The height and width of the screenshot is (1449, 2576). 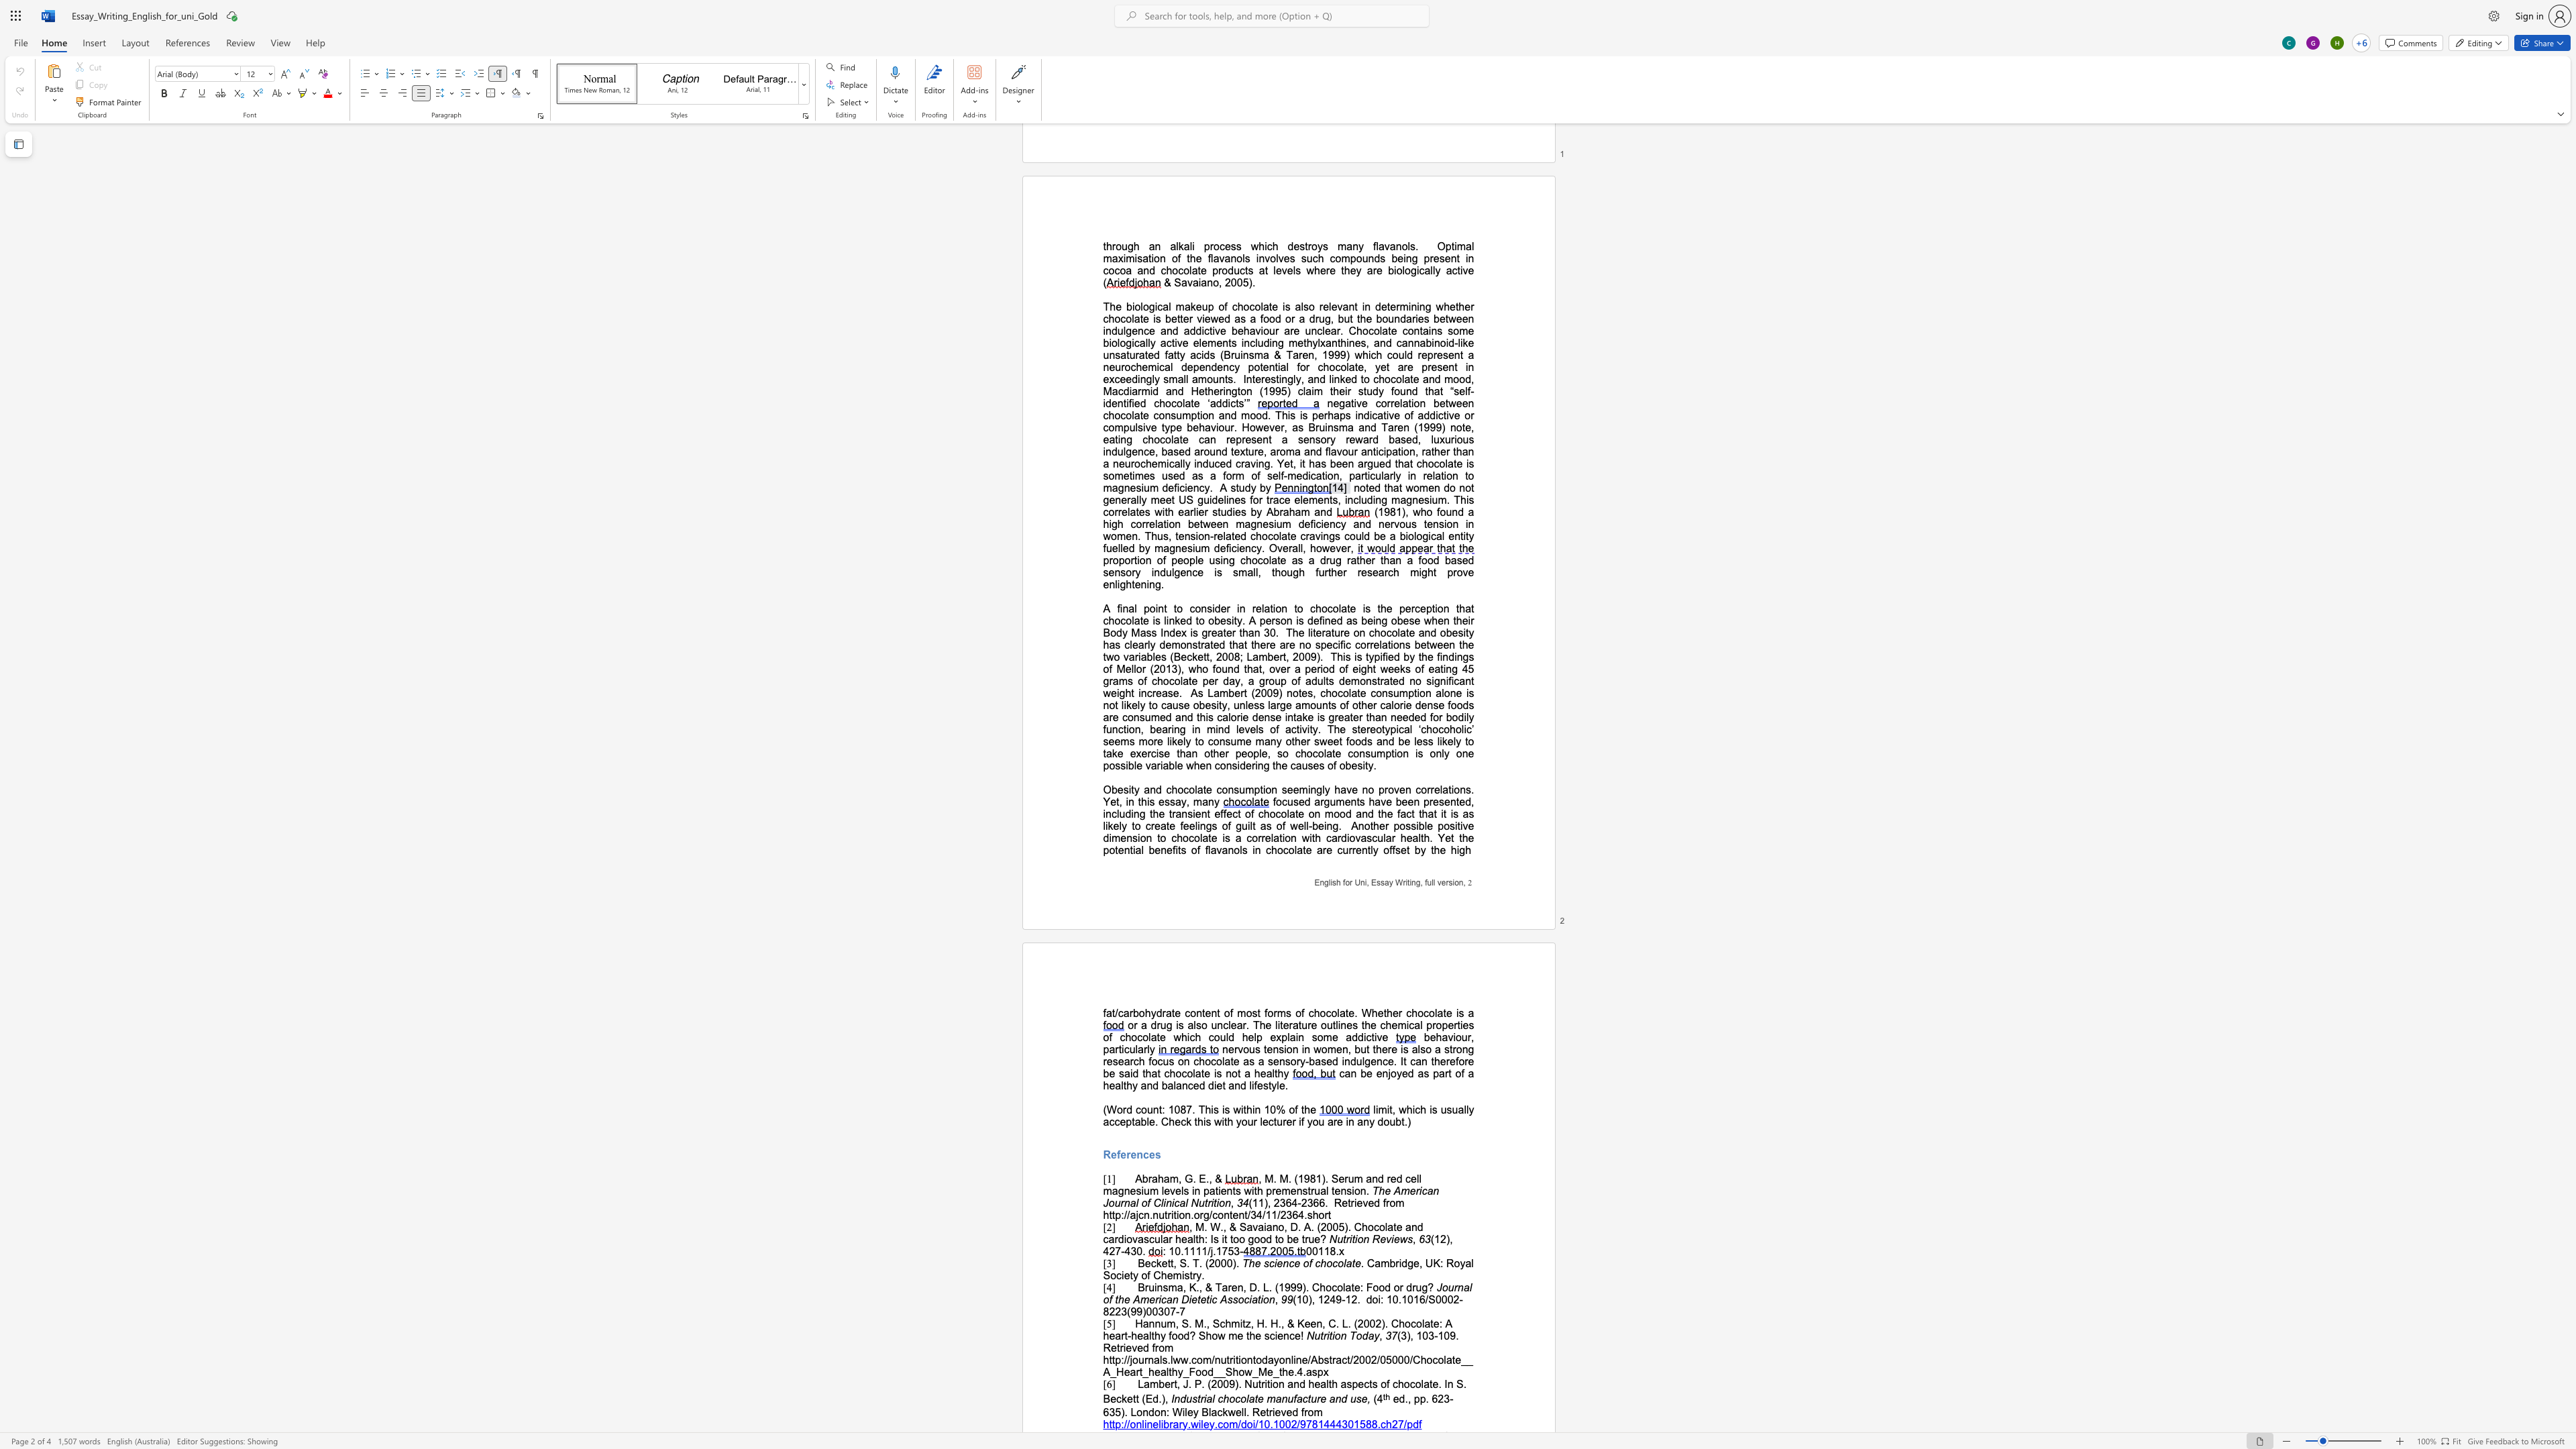 What do you see at coordinates (1224, 1203) in the screenshot?
I see `the space between the continuous character "o" and "n" in the text` at bounding box center [1224, 1203].